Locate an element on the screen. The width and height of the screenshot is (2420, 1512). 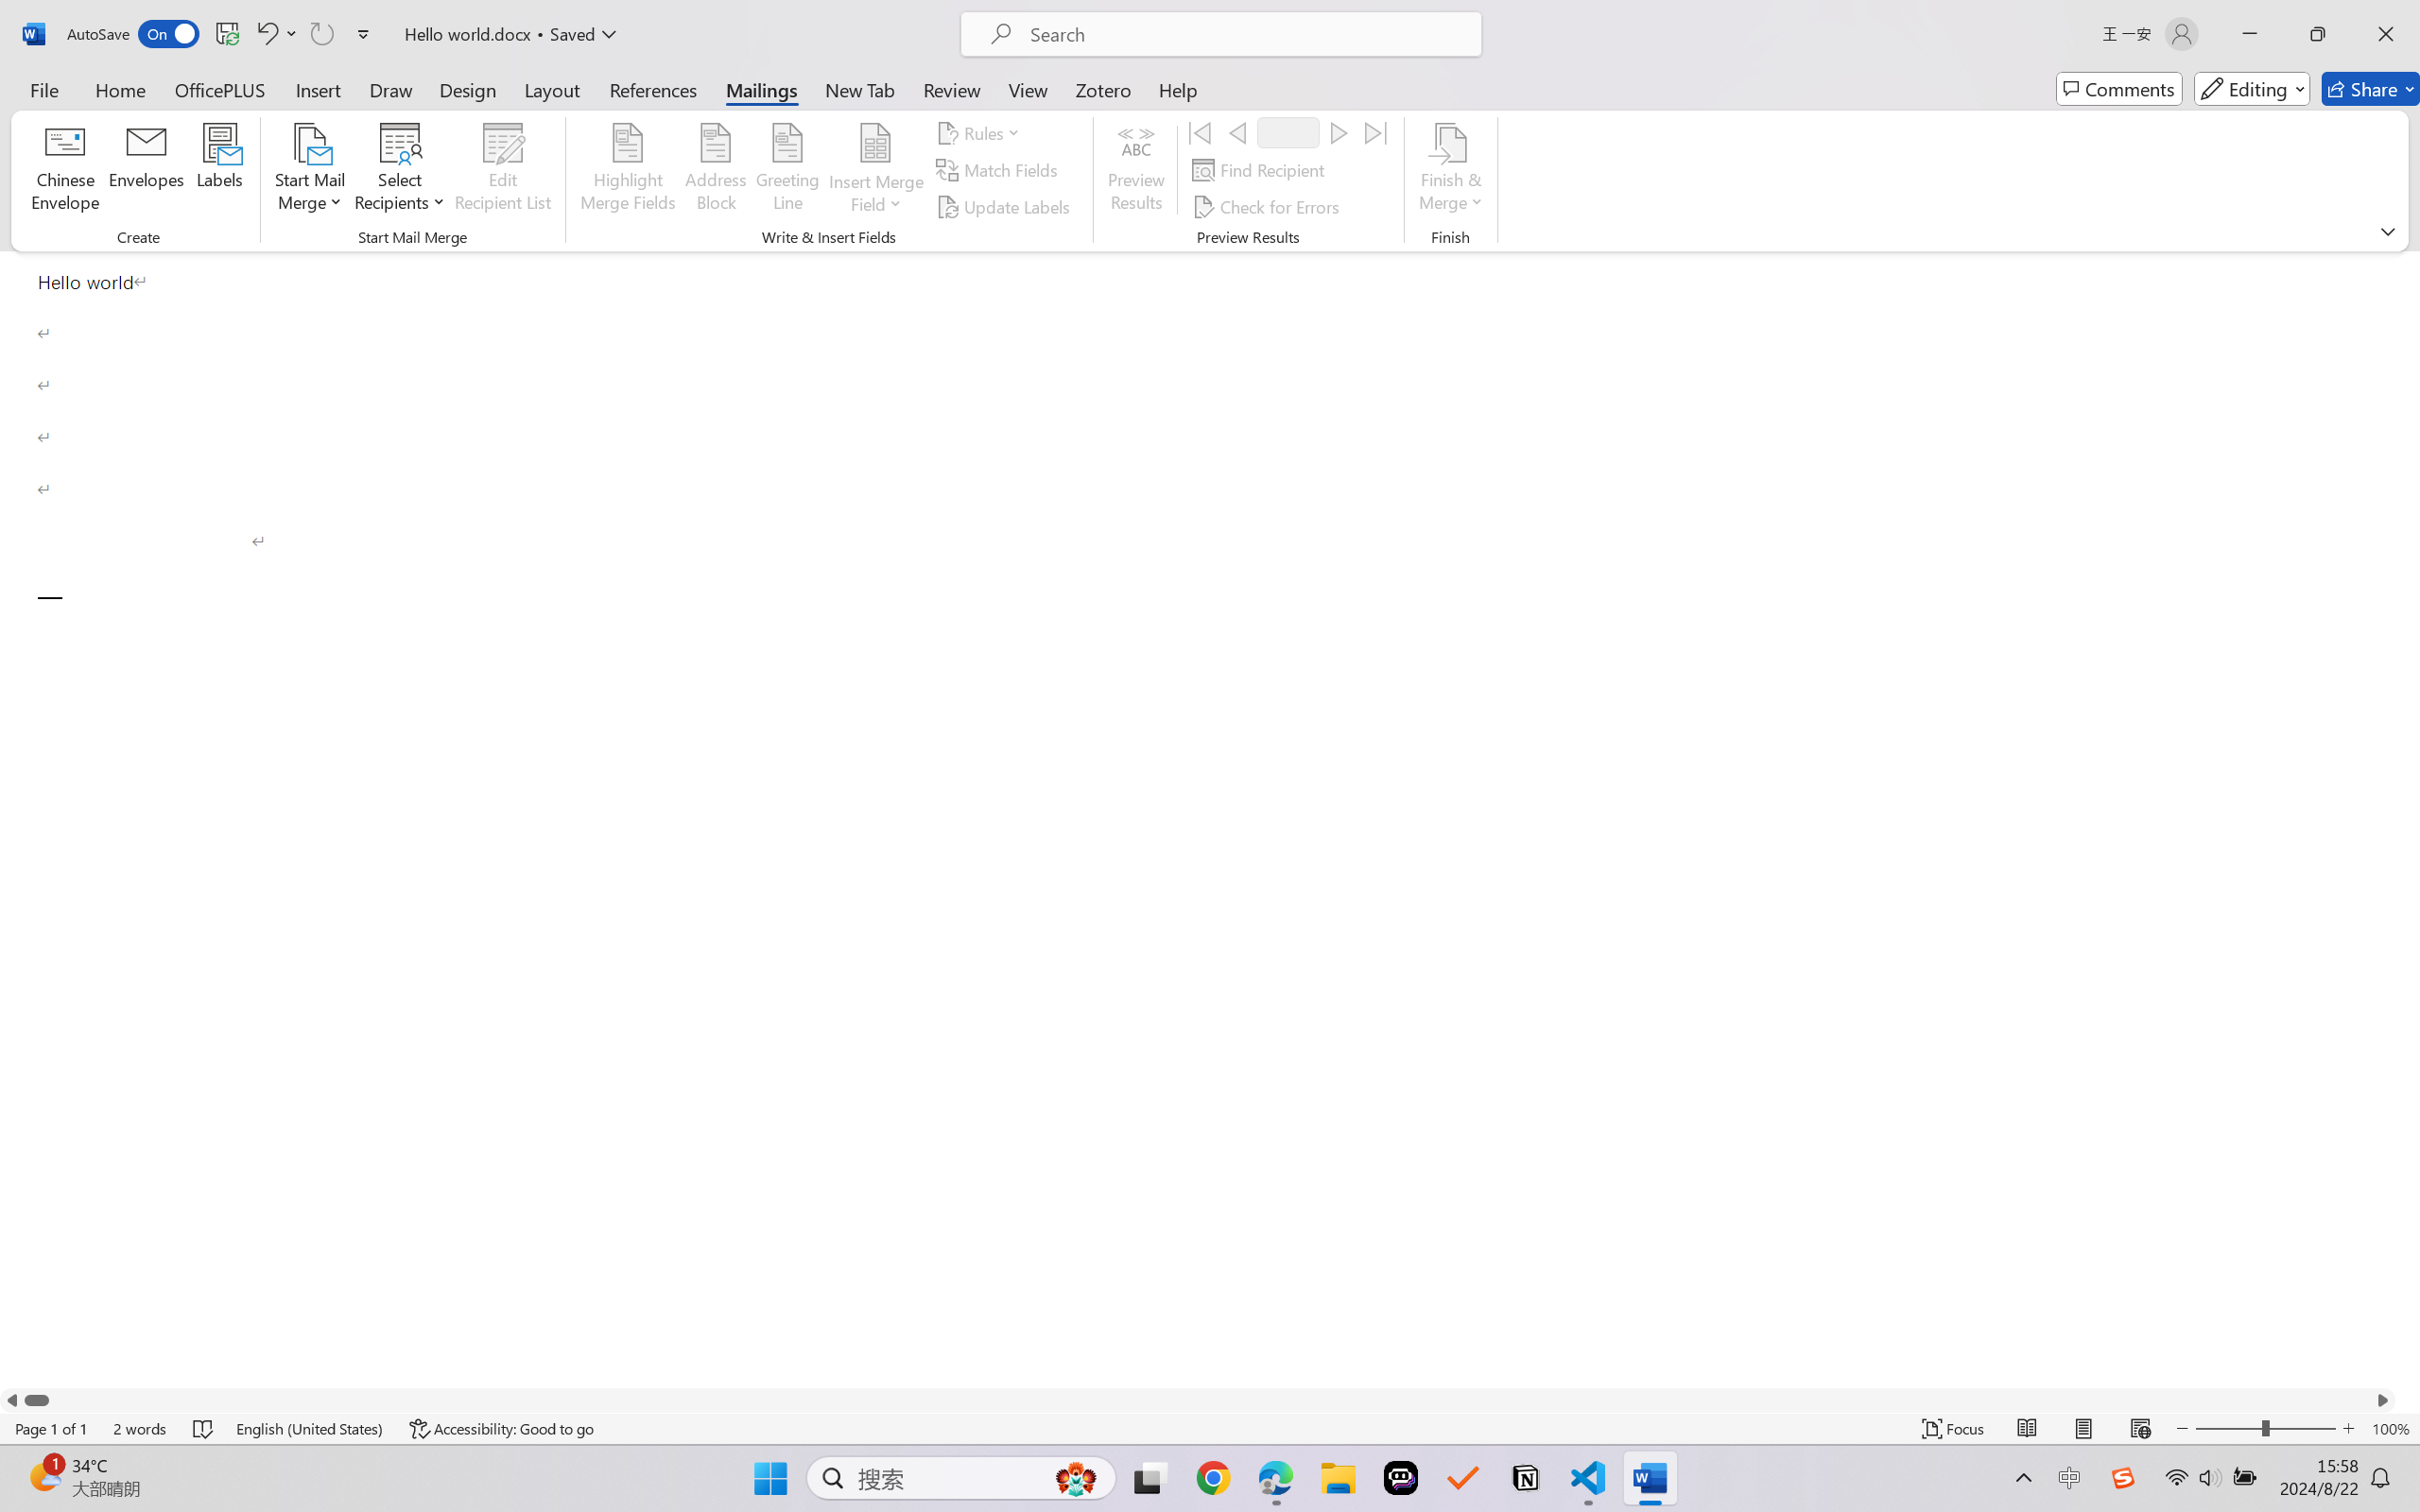
'Greeting Line...' is located at coordinates (787, 170).